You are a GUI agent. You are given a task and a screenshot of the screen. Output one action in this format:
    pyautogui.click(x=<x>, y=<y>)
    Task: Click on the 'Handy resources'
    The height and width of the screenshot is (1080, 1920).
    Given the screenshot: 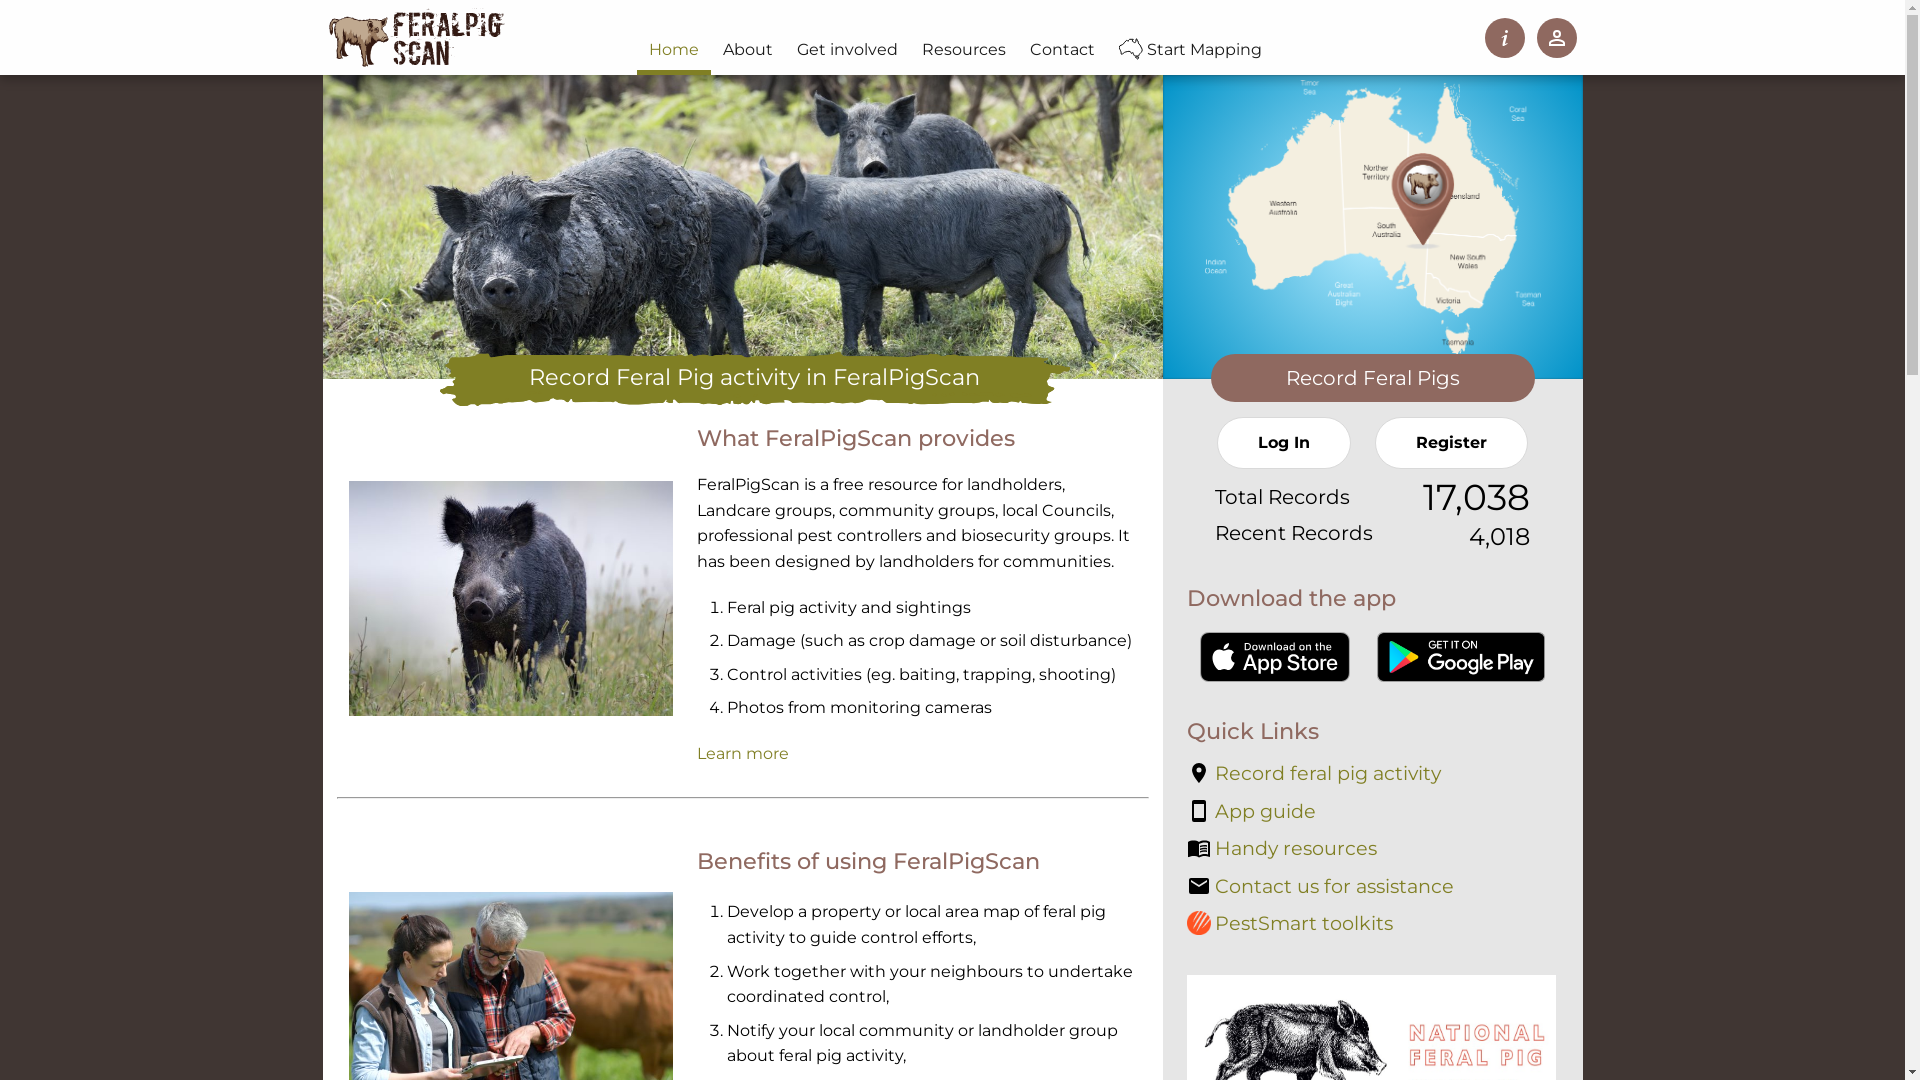 What is the action you would take?
    pyautogui.click(x=1185, y=848)
    